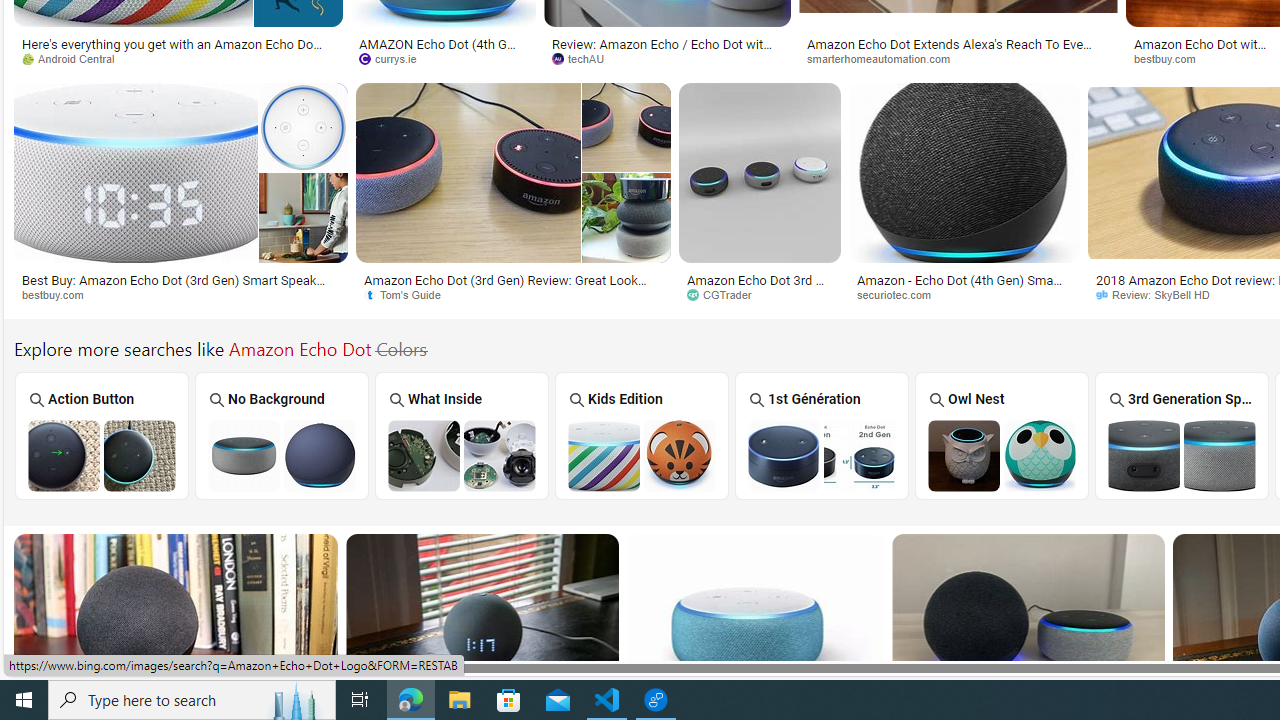 Image resolution: width=1280 pixels, height=720 pixels. I want to click on 'No Background', so click(281, 434).